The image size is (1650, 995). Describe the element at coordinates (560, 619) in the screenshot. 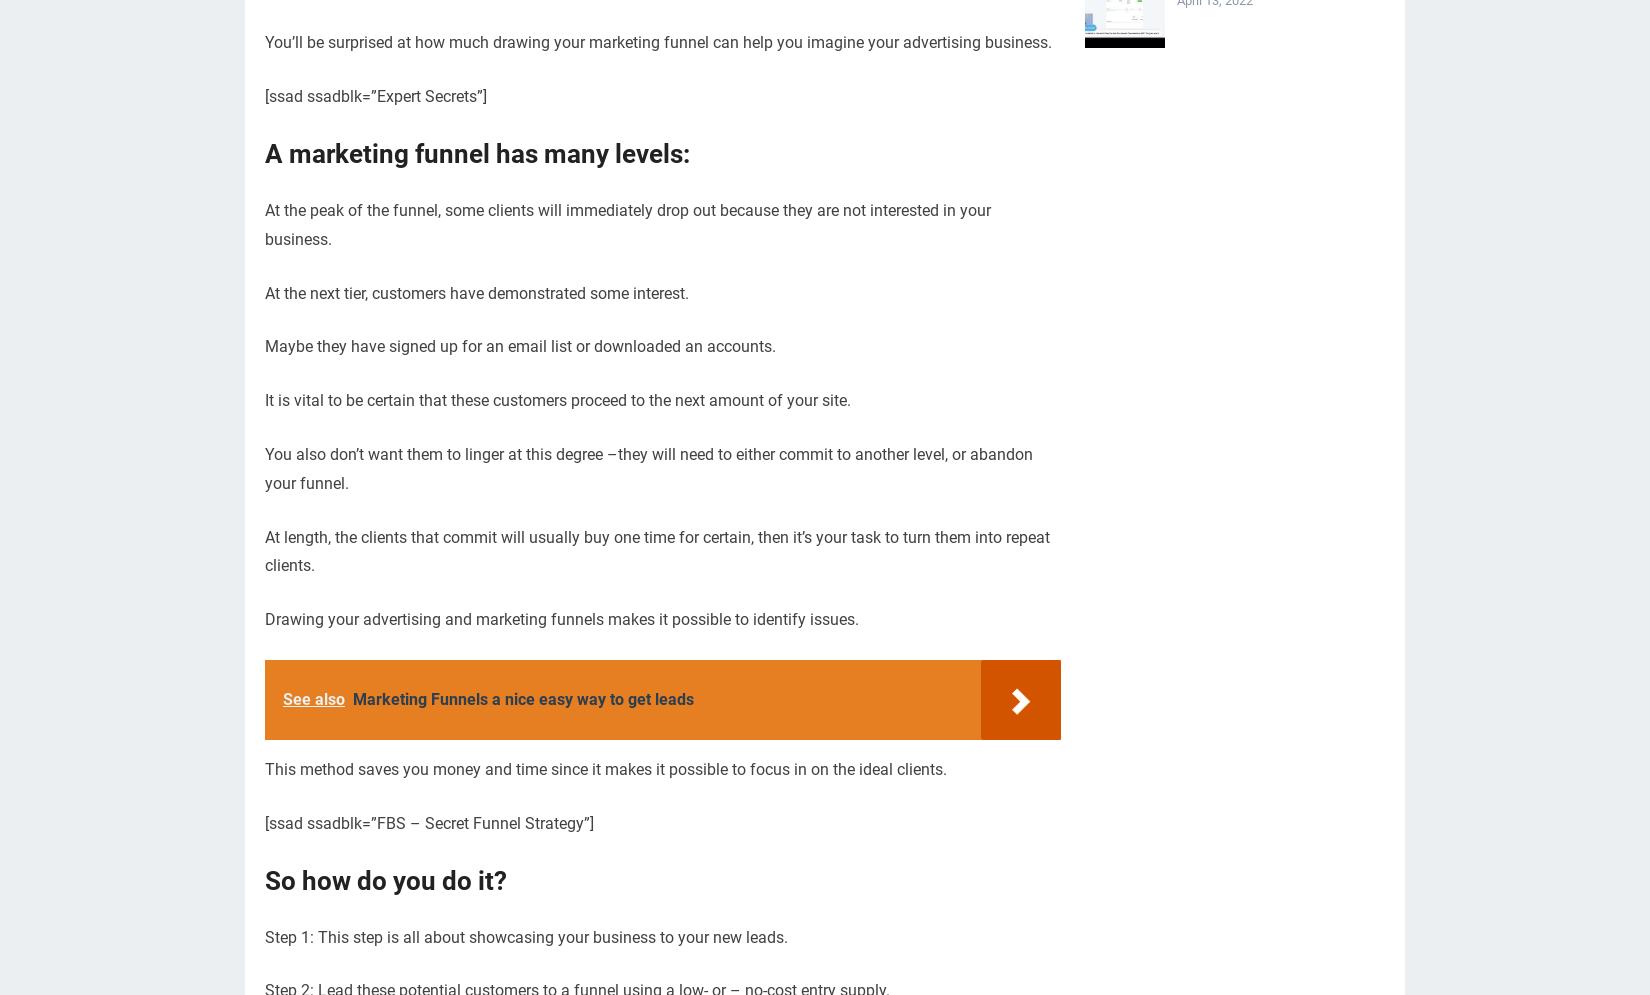

I see `'Drawing your advertising and marketing funnels makes it possible to identify issues.'` at that location.